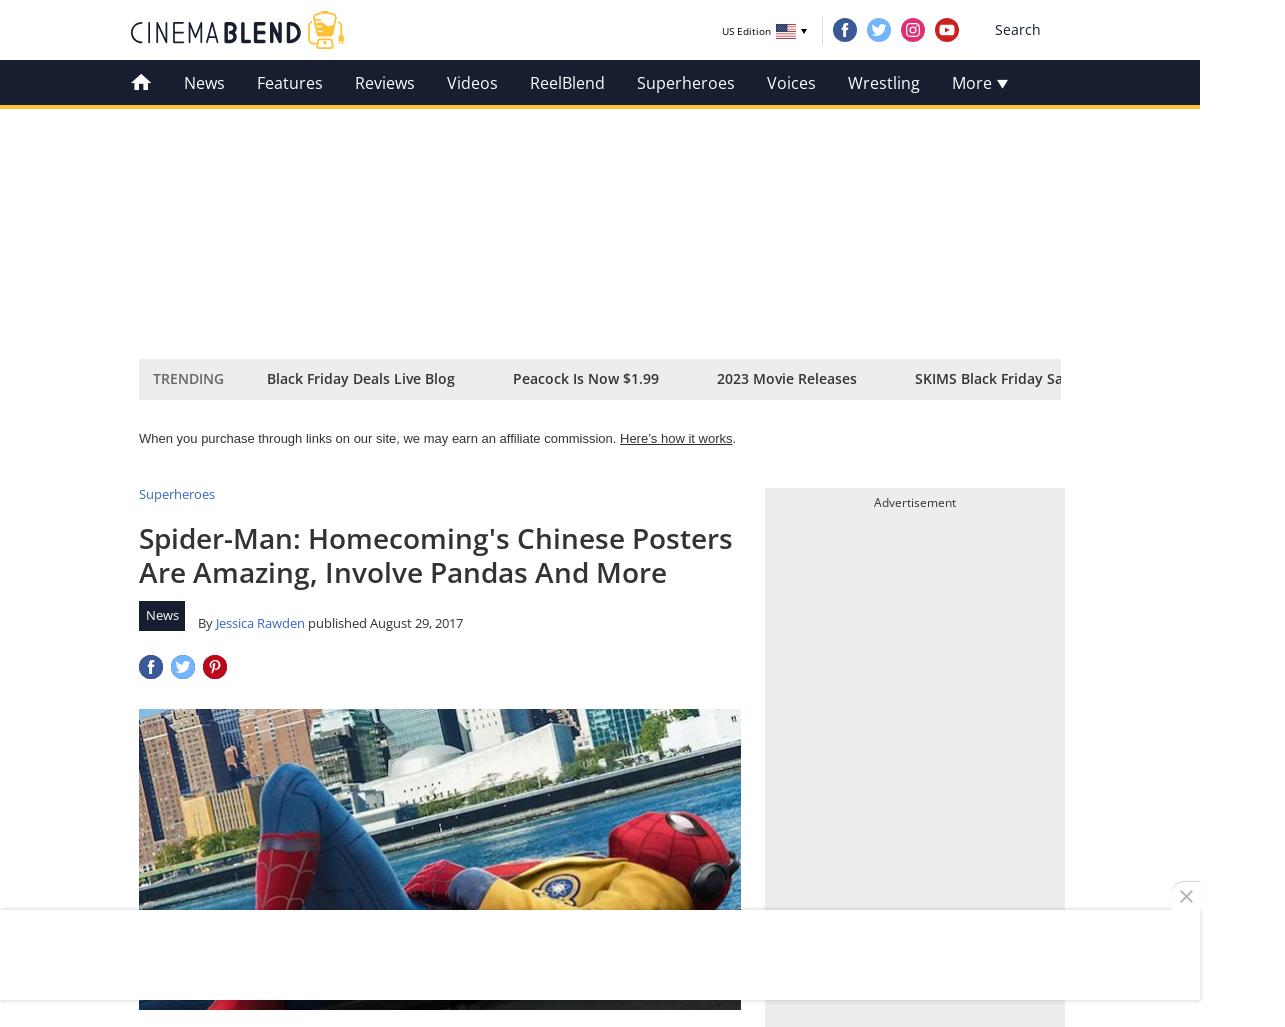 The image size is (1285, 1027). I want to click on 'Search', so click(1017, 29).